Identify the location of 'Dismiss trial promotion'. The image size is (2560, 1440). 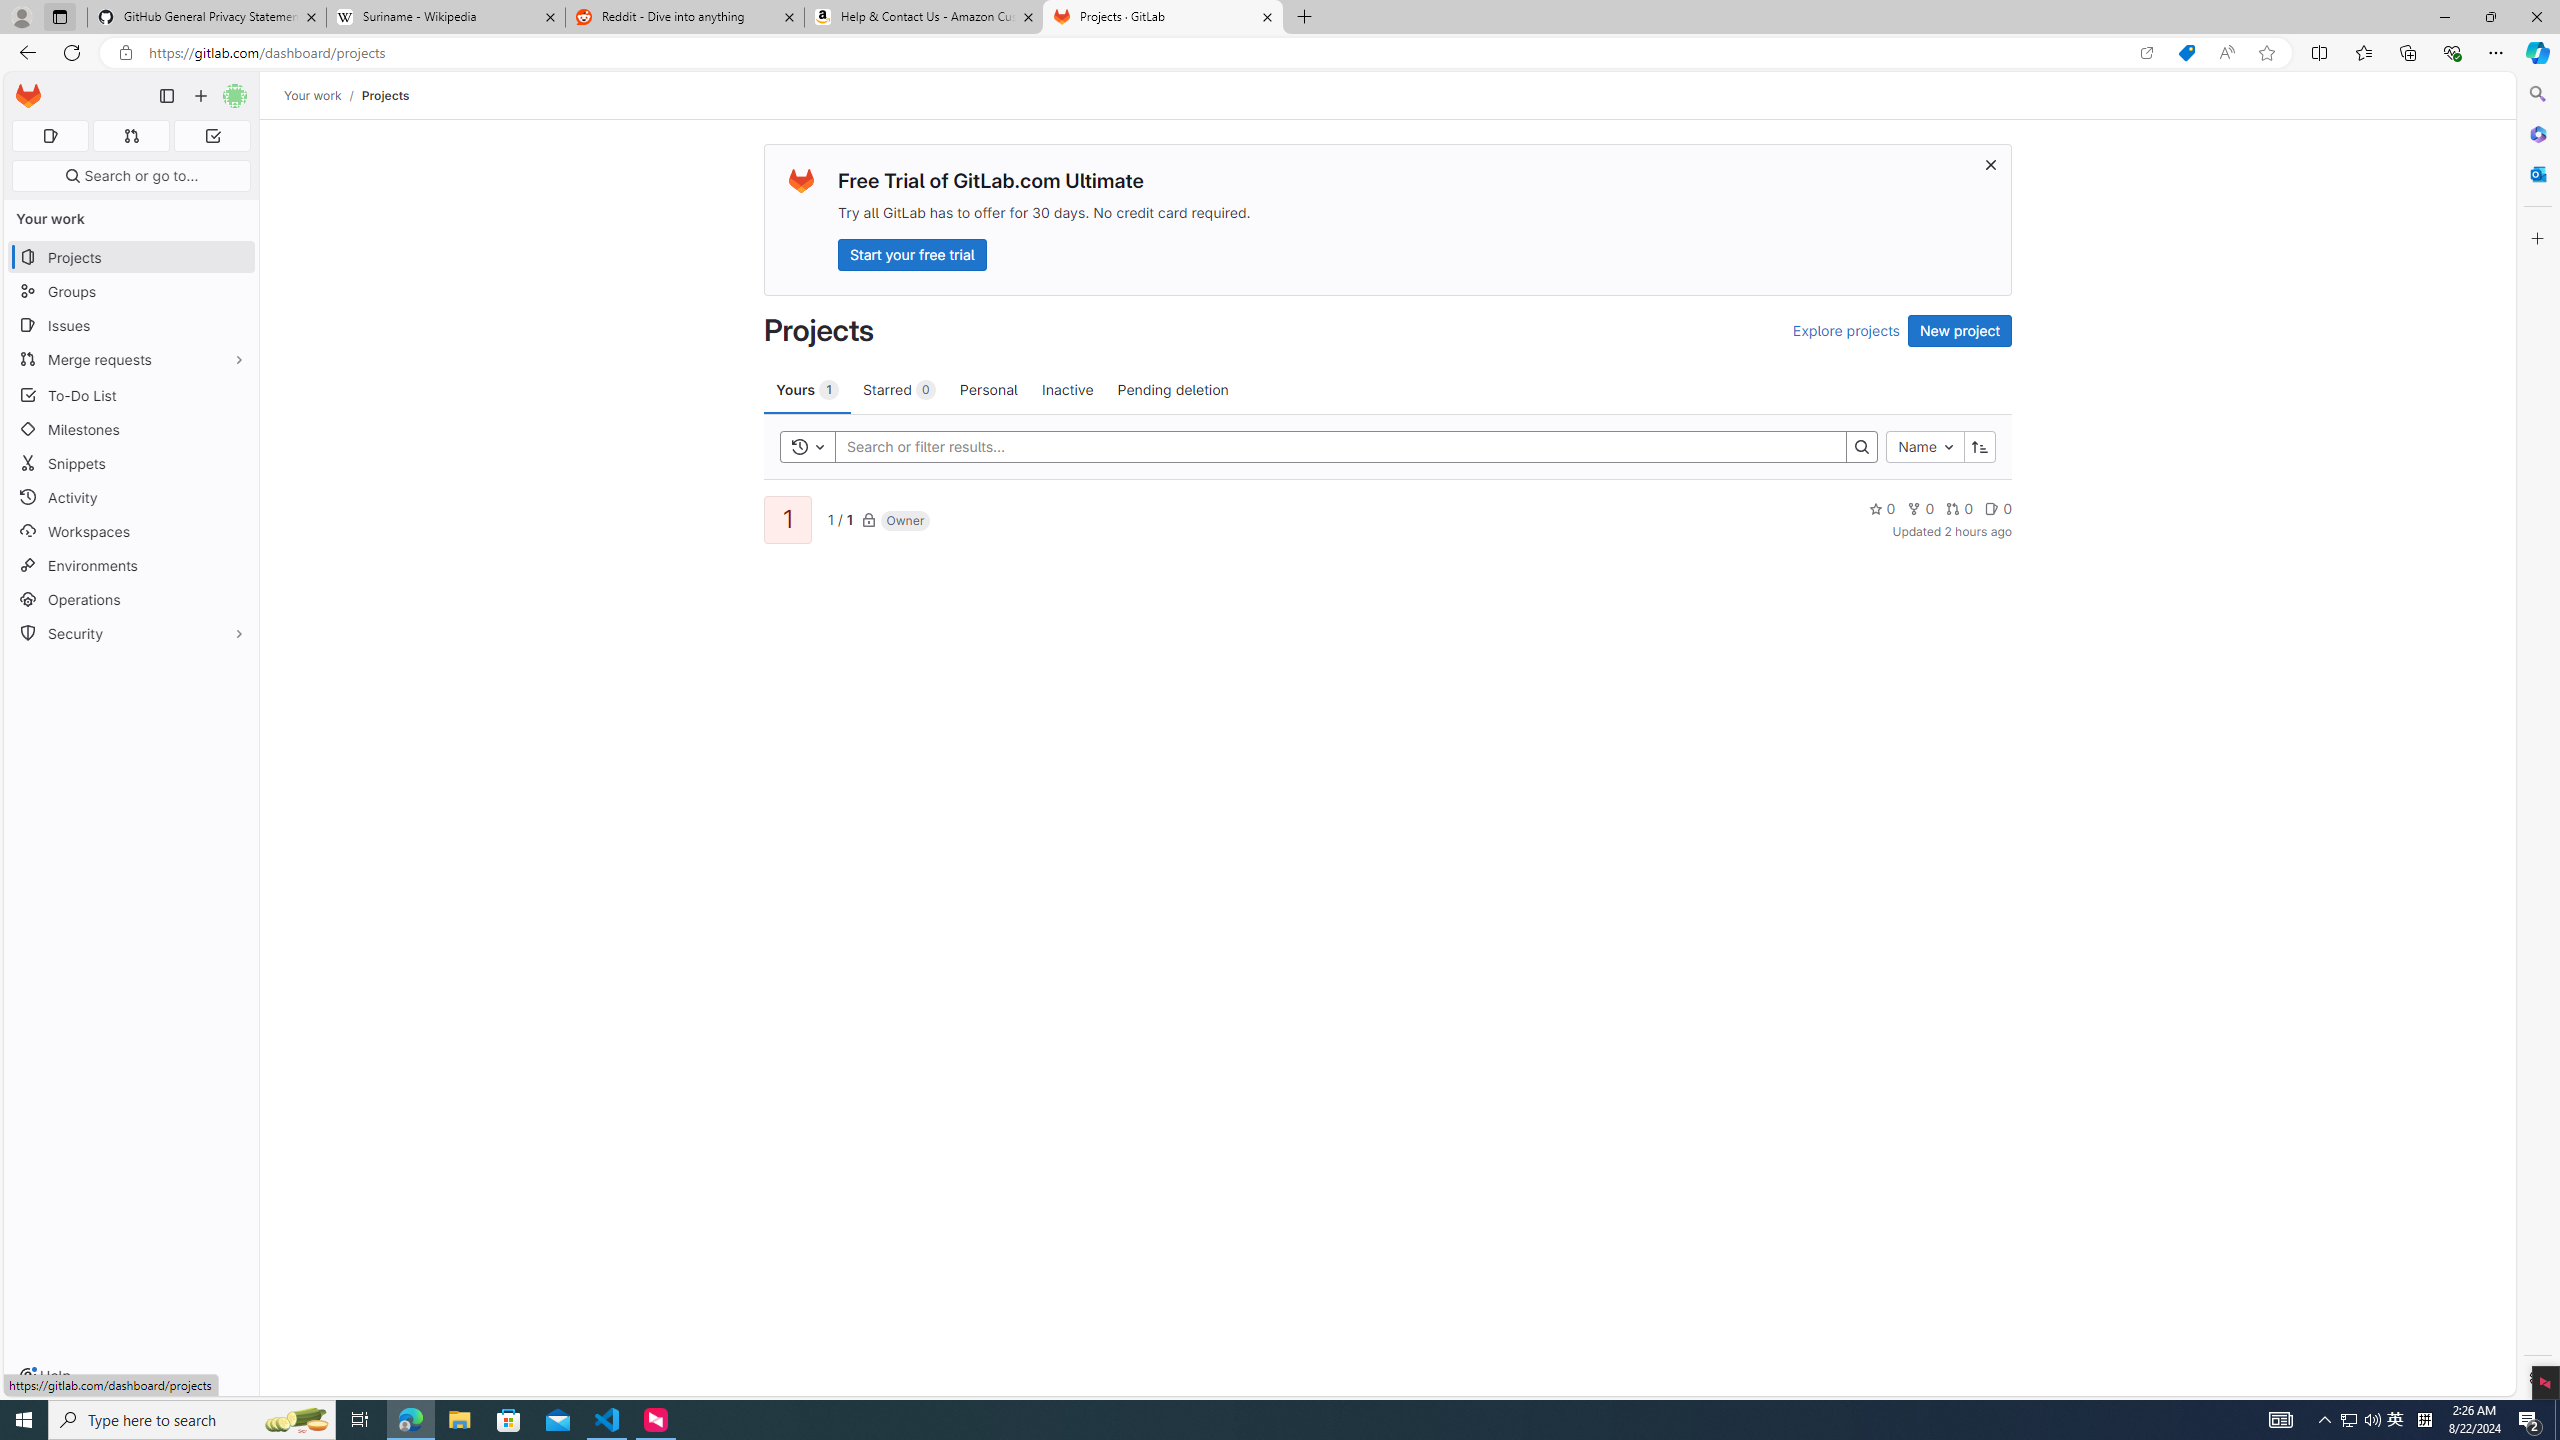
(1989, 164).